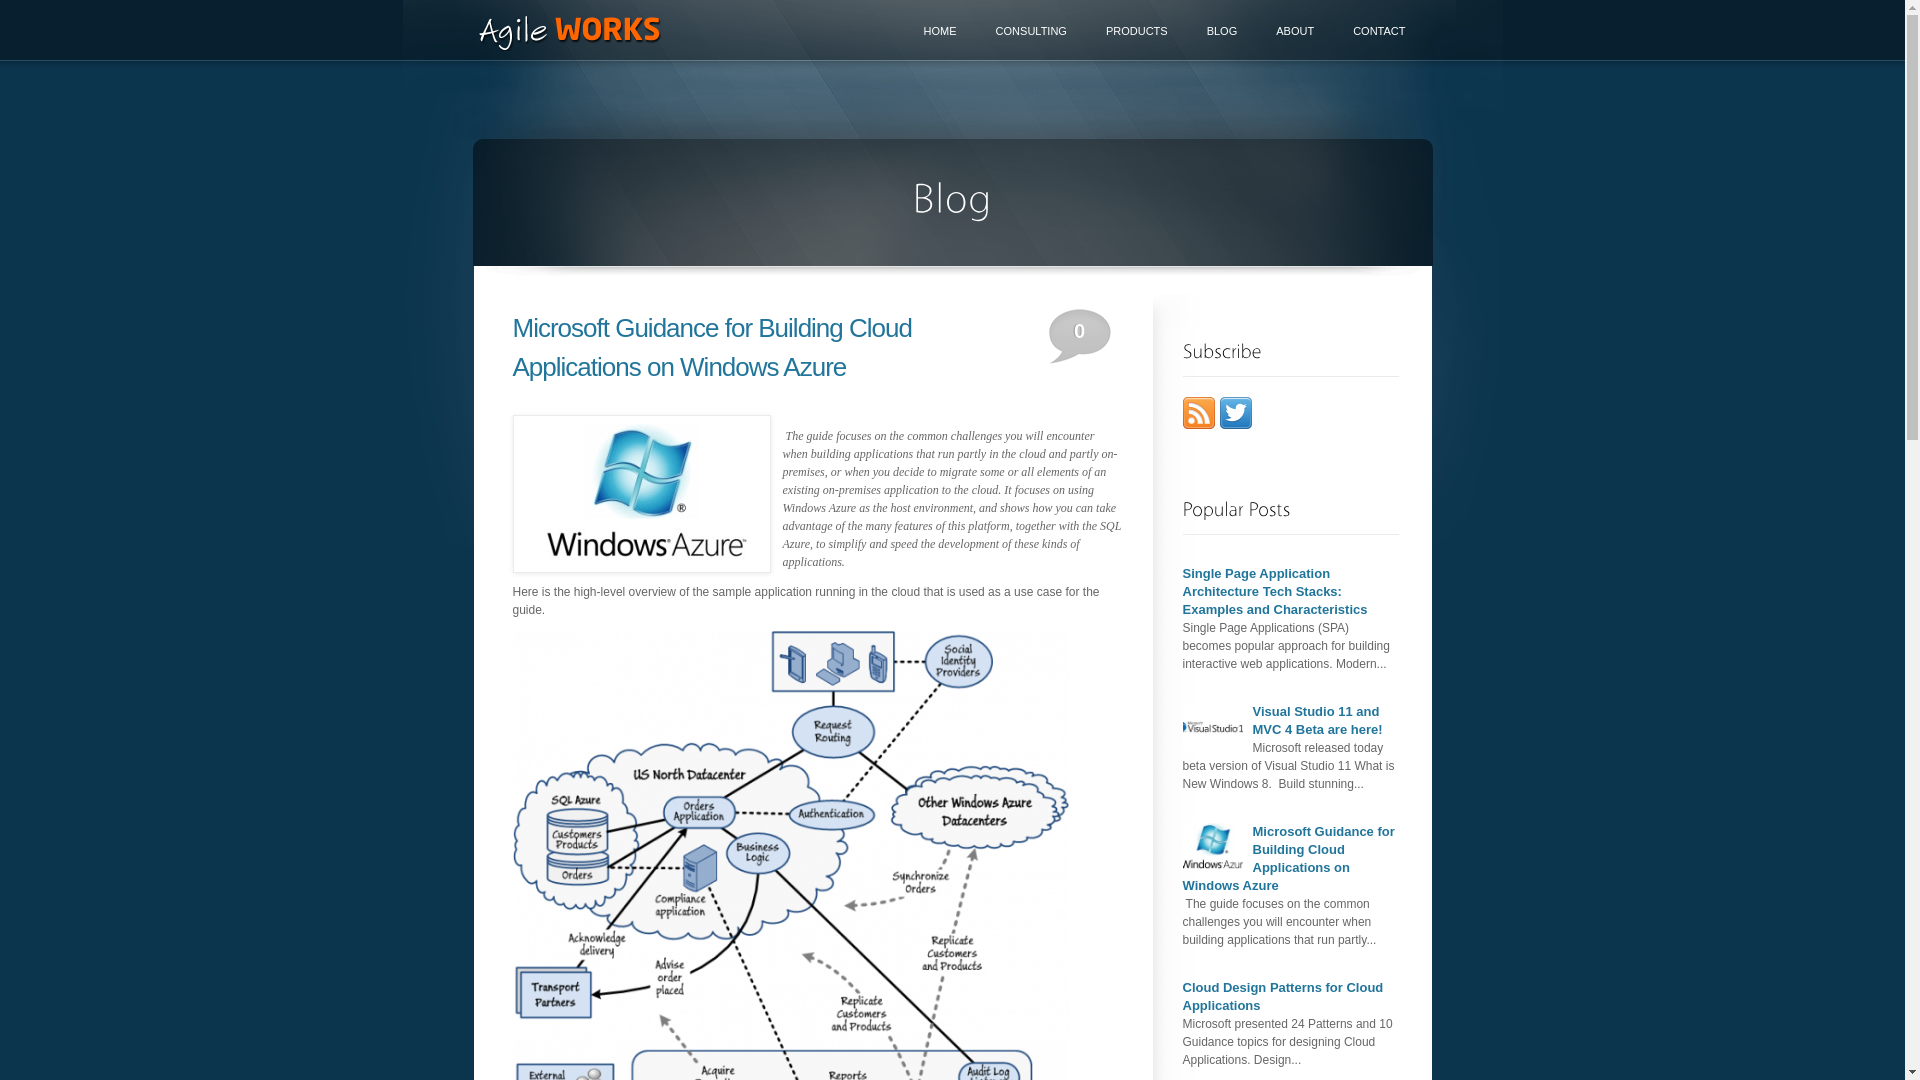  What do you see at coordinates (1198, 423) in the screenshot?
I see `'Subscribe to posts via RSS feed'` at bounding box center [1198, 423].